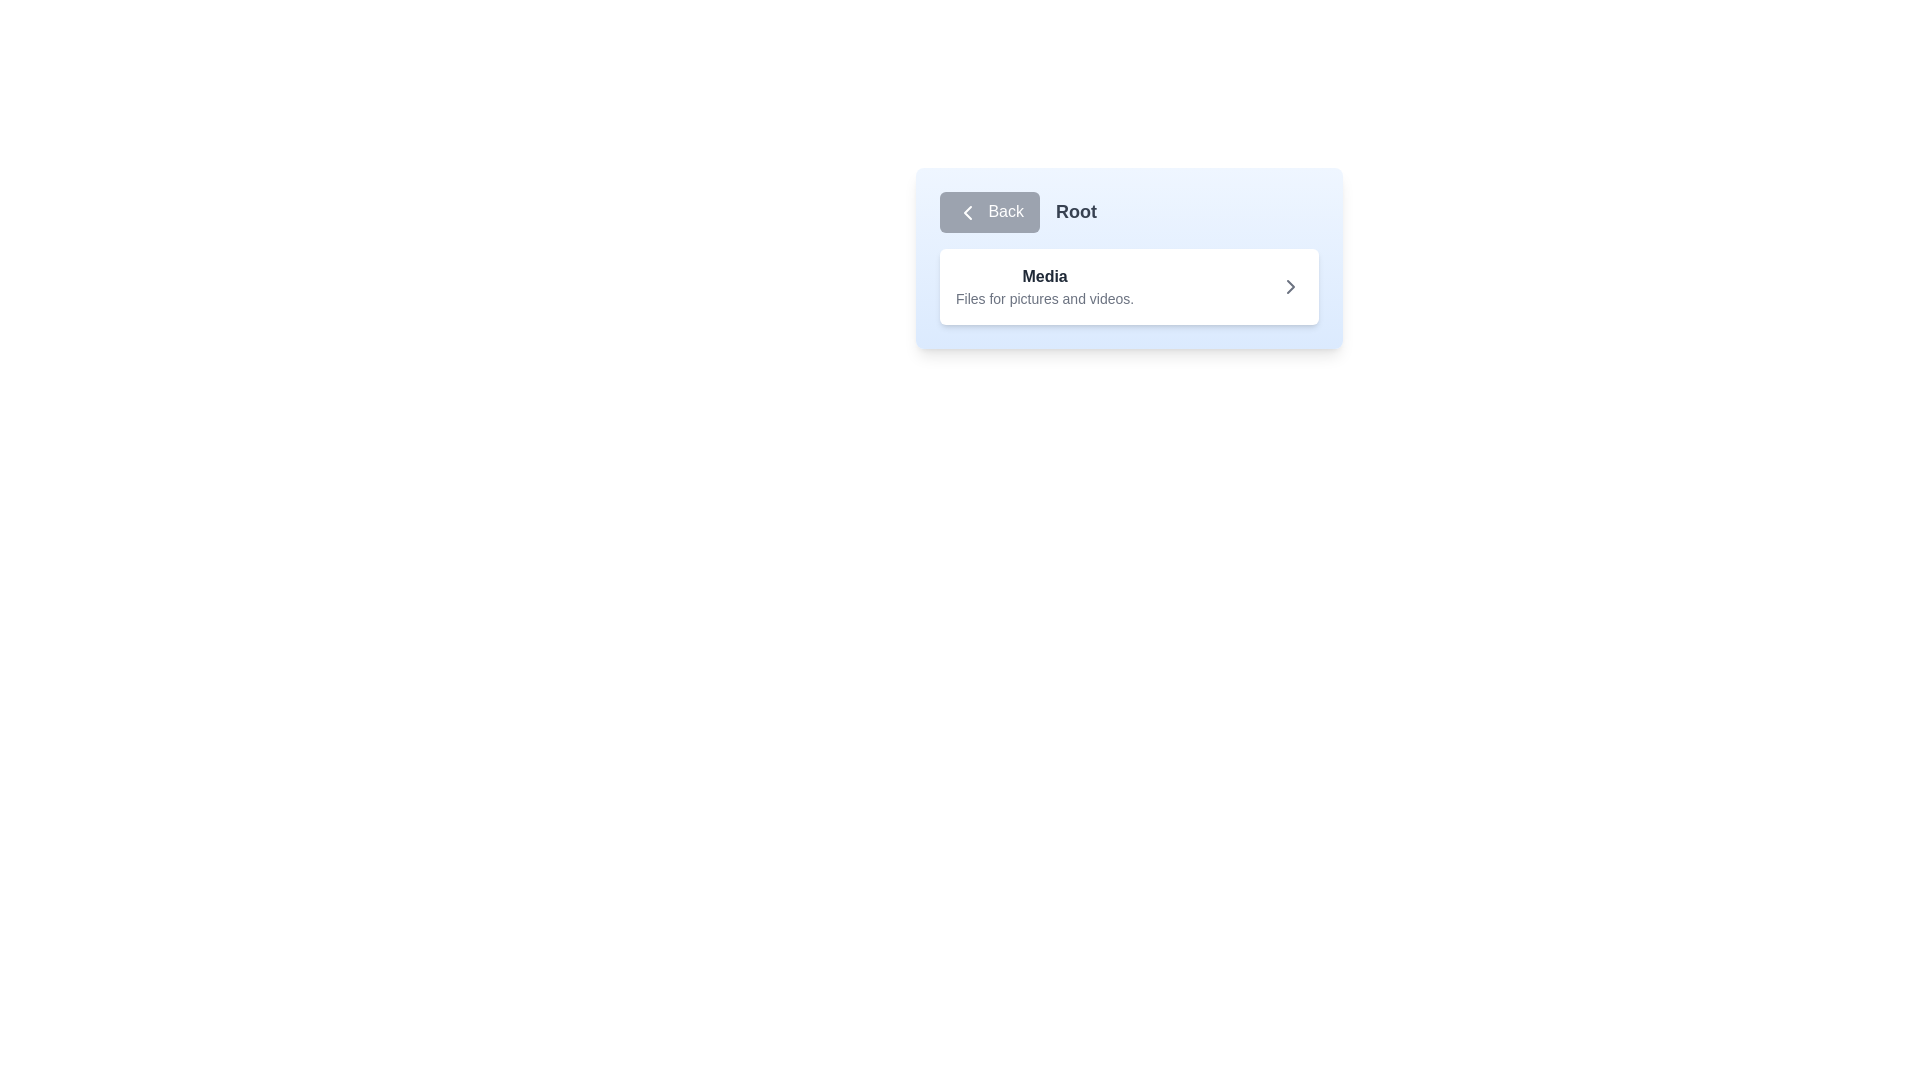  Describe the element at coordinates (1291, 285) in the screenshot. I see `the graphical arrow icon located on the right side of the 'Media' panel, which serves as a navigational indicator for further content or configuration options` at that location.